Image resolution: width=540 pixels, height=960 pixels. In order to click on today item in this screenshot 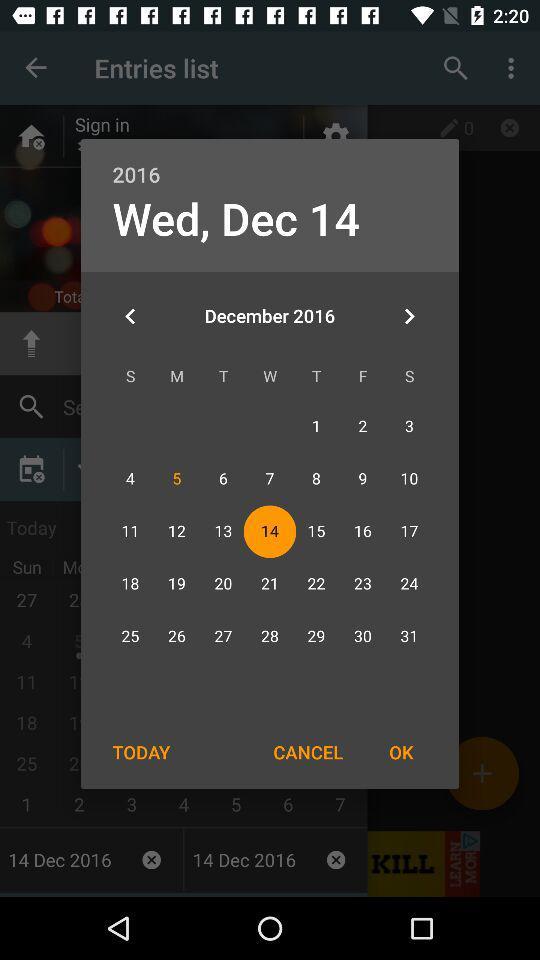, I will do `click(140, 751)`.